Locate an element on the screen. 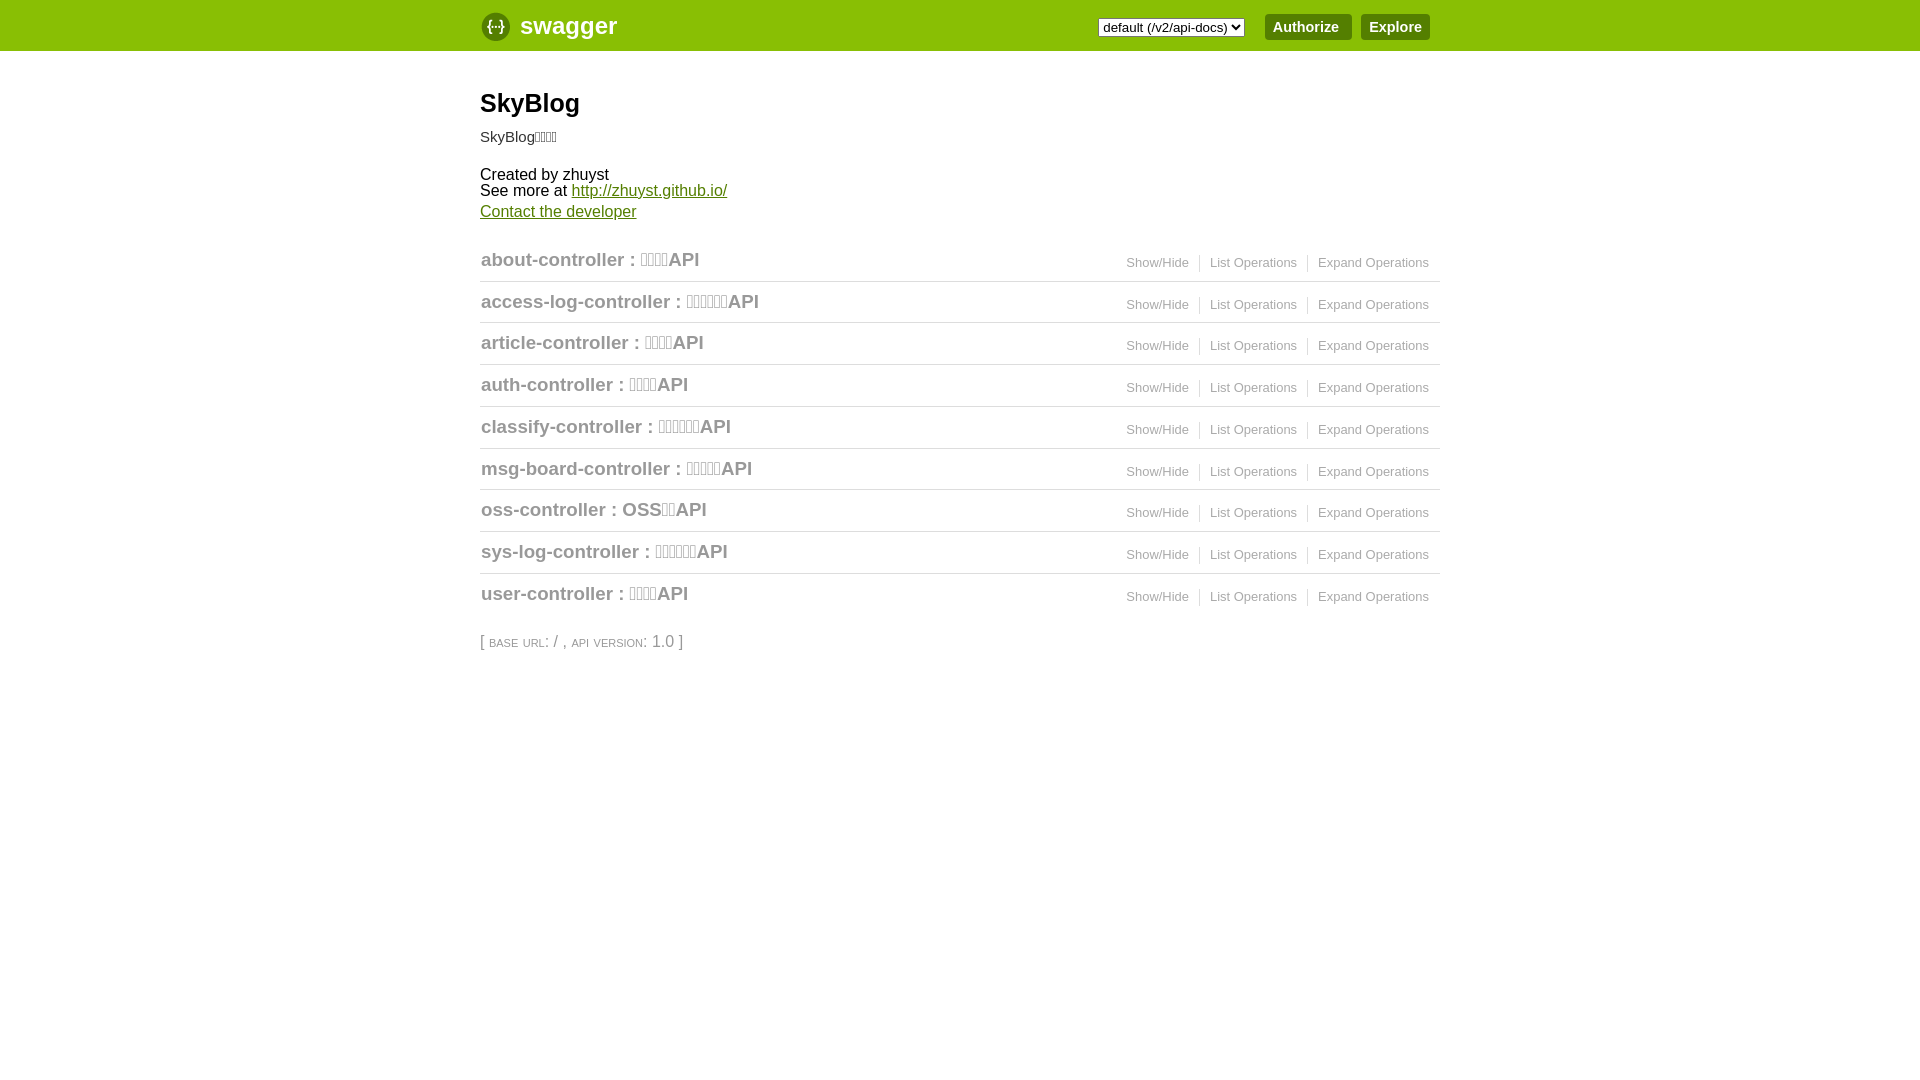  'List Operations' is located at coordinates (1208, 261).